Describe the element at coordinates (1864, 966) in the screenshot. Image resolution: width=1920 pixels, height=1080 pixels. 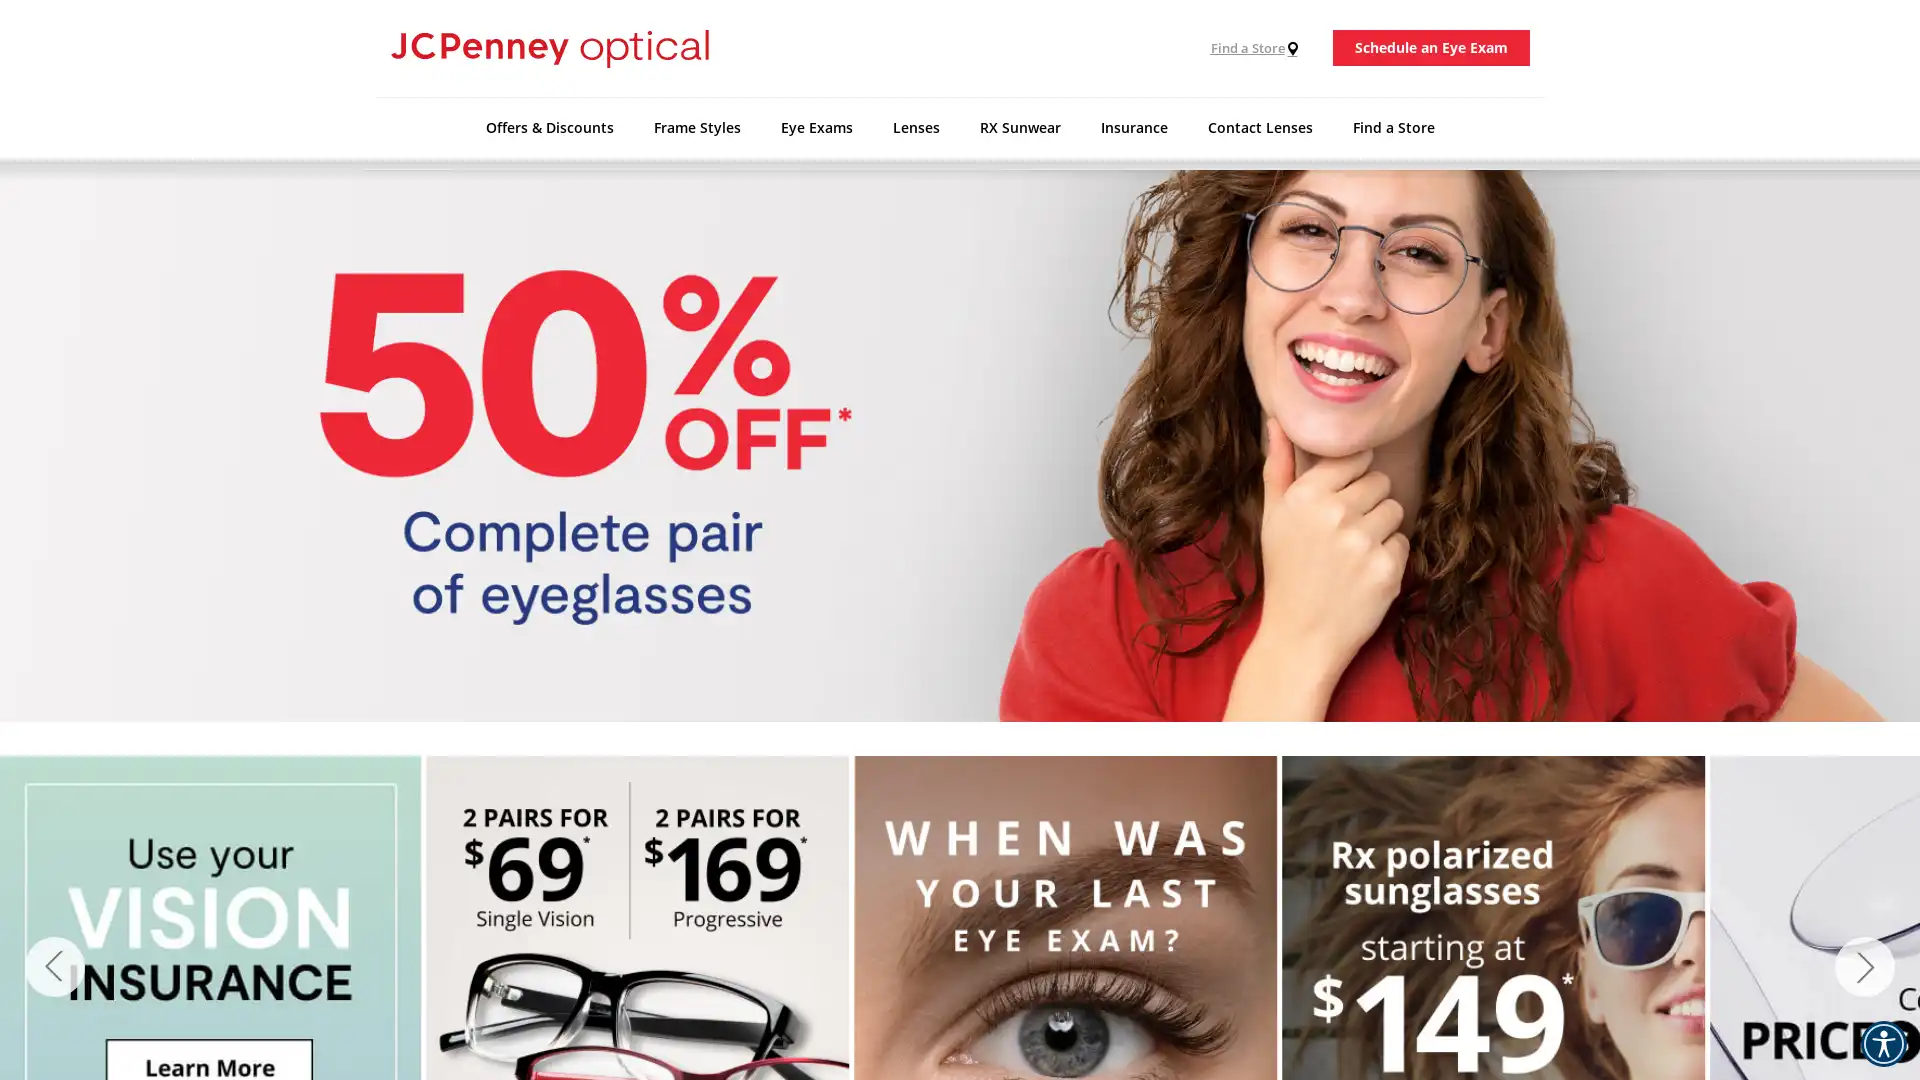
I see `next` at that location.